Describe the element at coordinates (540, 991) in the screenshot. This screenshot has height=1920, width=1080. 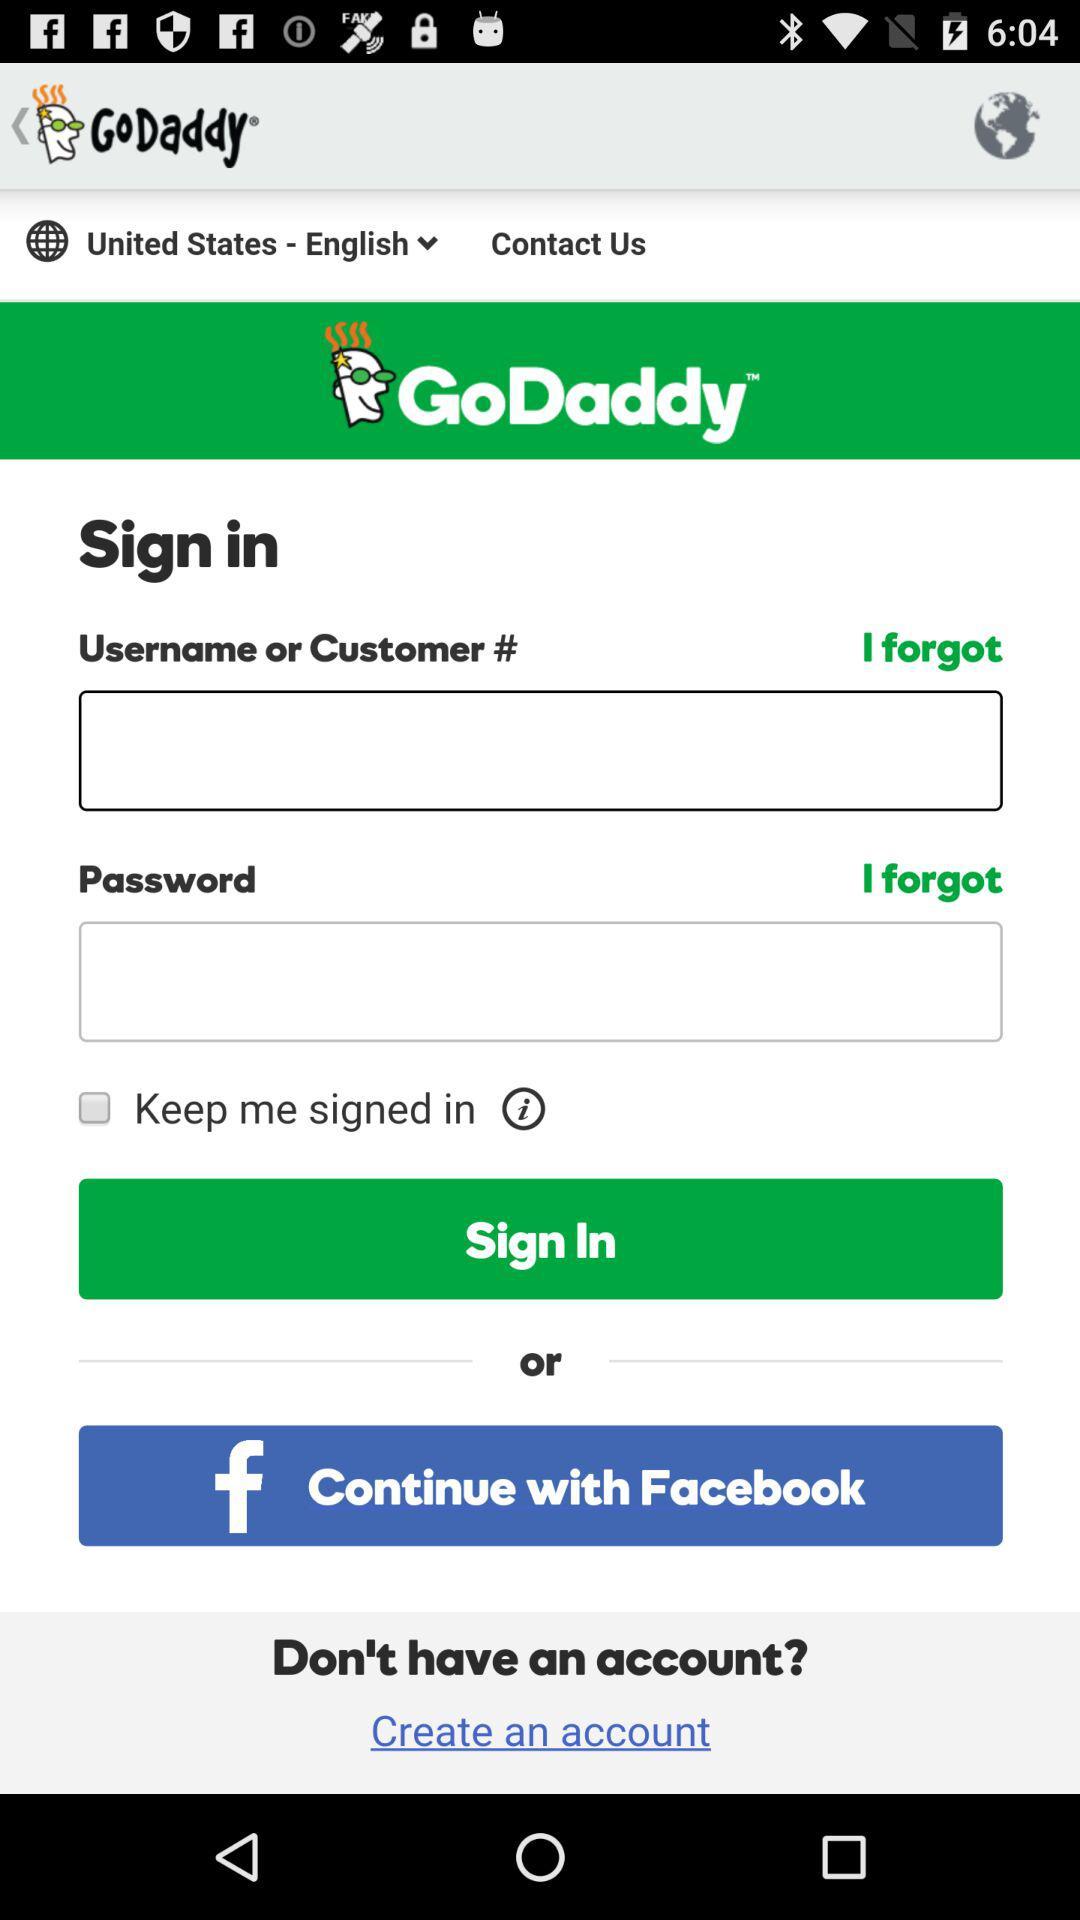
I see `sign on information` at that location.